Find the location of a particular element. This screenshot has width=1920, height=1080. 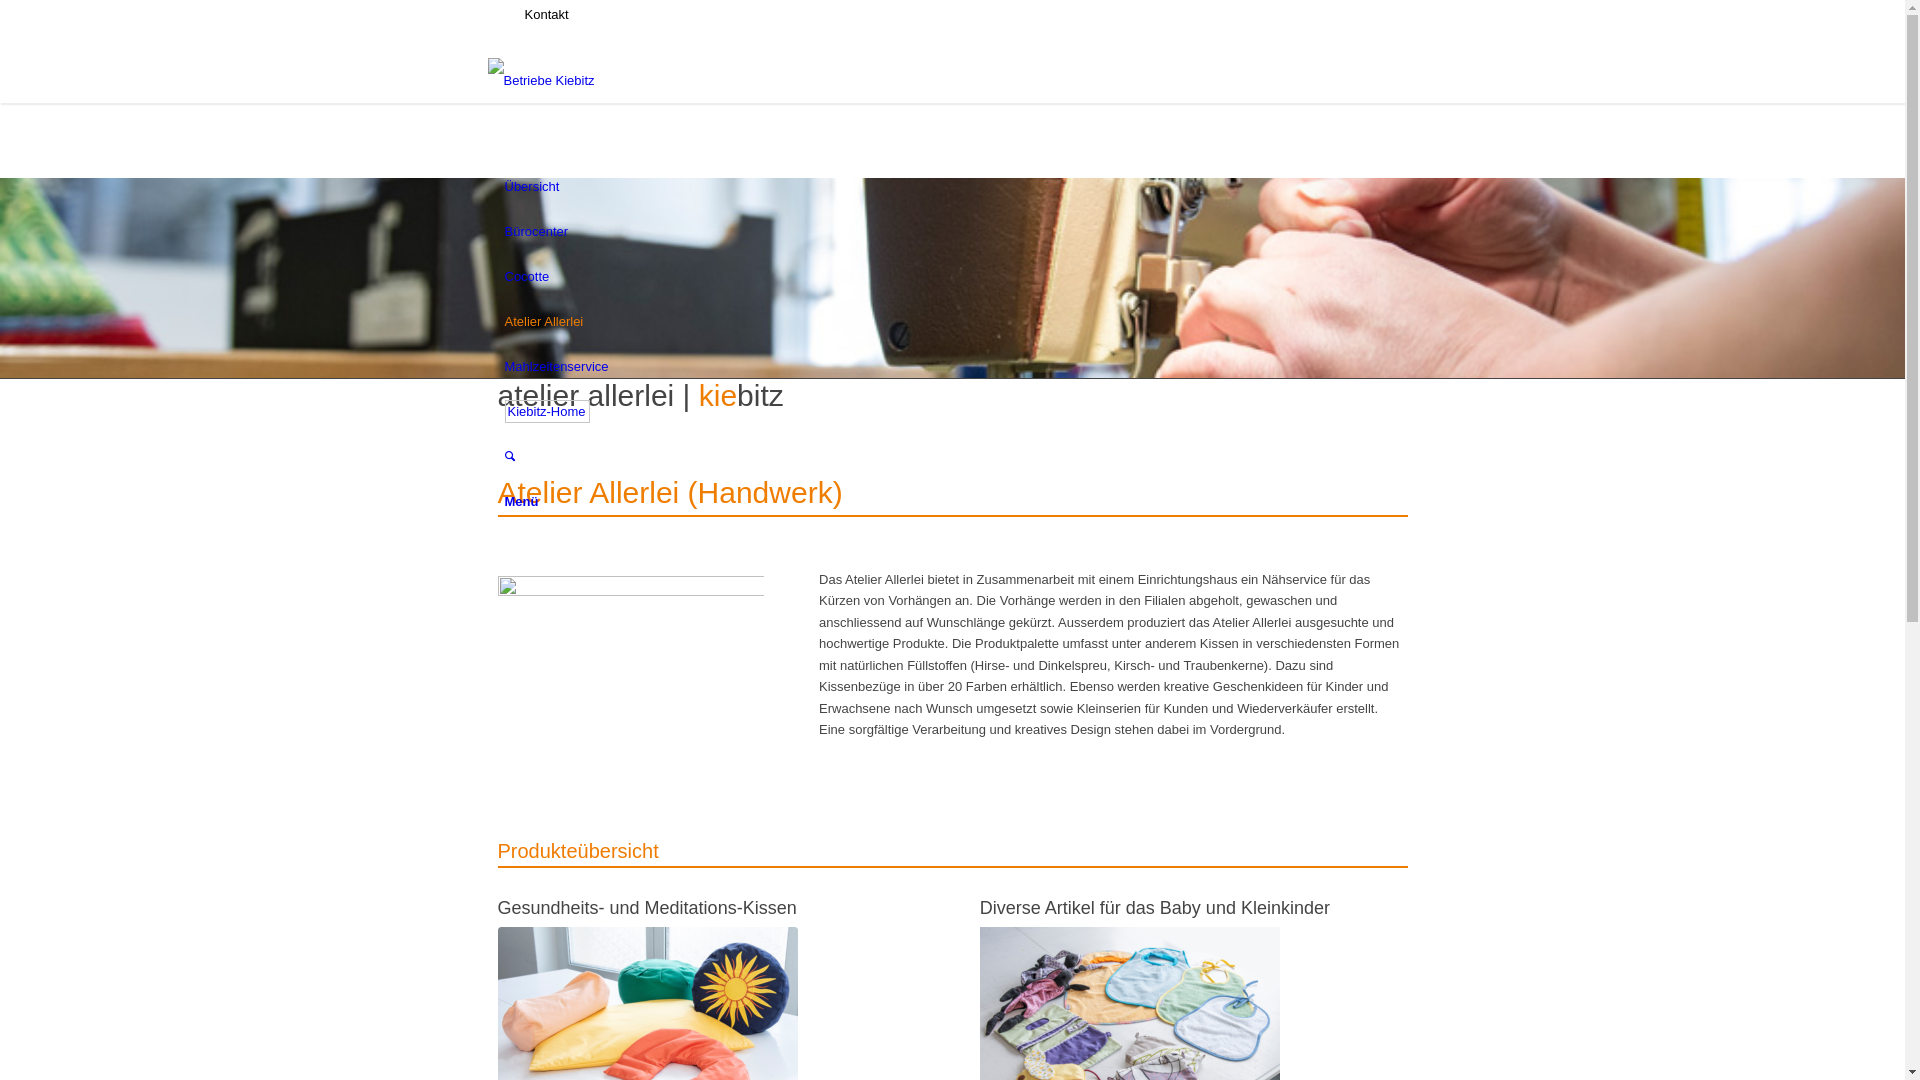

'Kiebietz_Atelier Allerlei 2' is located at coordinates (630, 664).